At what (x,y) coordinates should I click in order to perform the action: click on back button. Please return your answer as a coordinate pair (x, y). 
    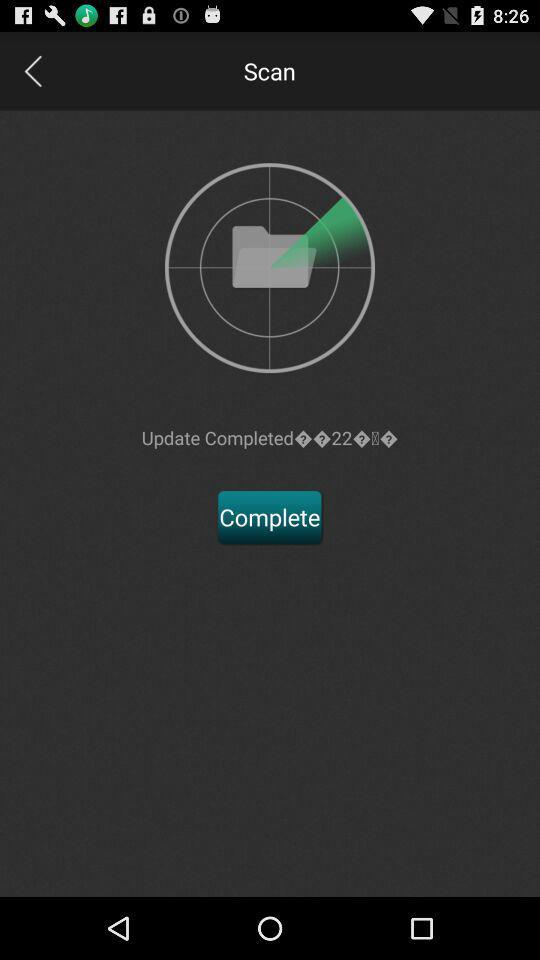
    Looking at the image, I should click on (31, 70).